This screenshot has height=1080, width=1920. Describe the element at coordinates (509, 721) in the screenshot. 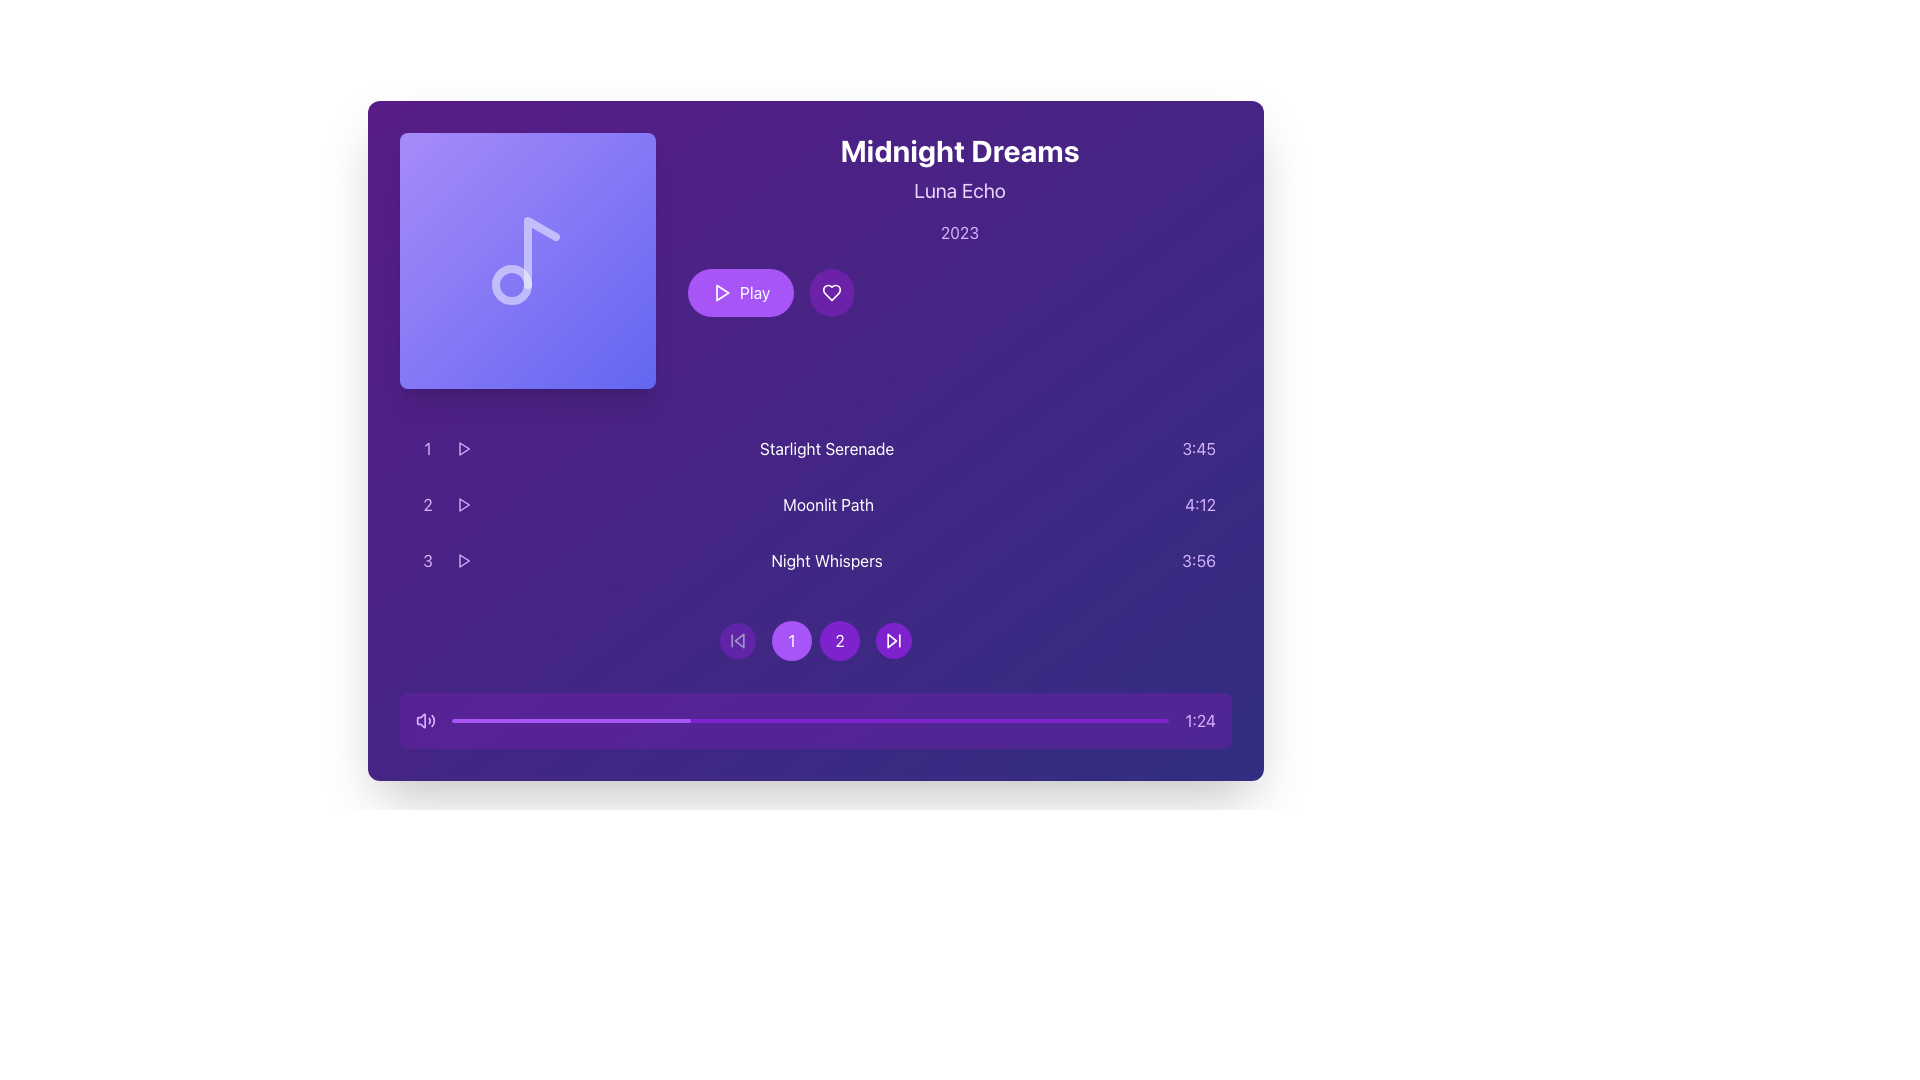

I see `the progress` at that location.